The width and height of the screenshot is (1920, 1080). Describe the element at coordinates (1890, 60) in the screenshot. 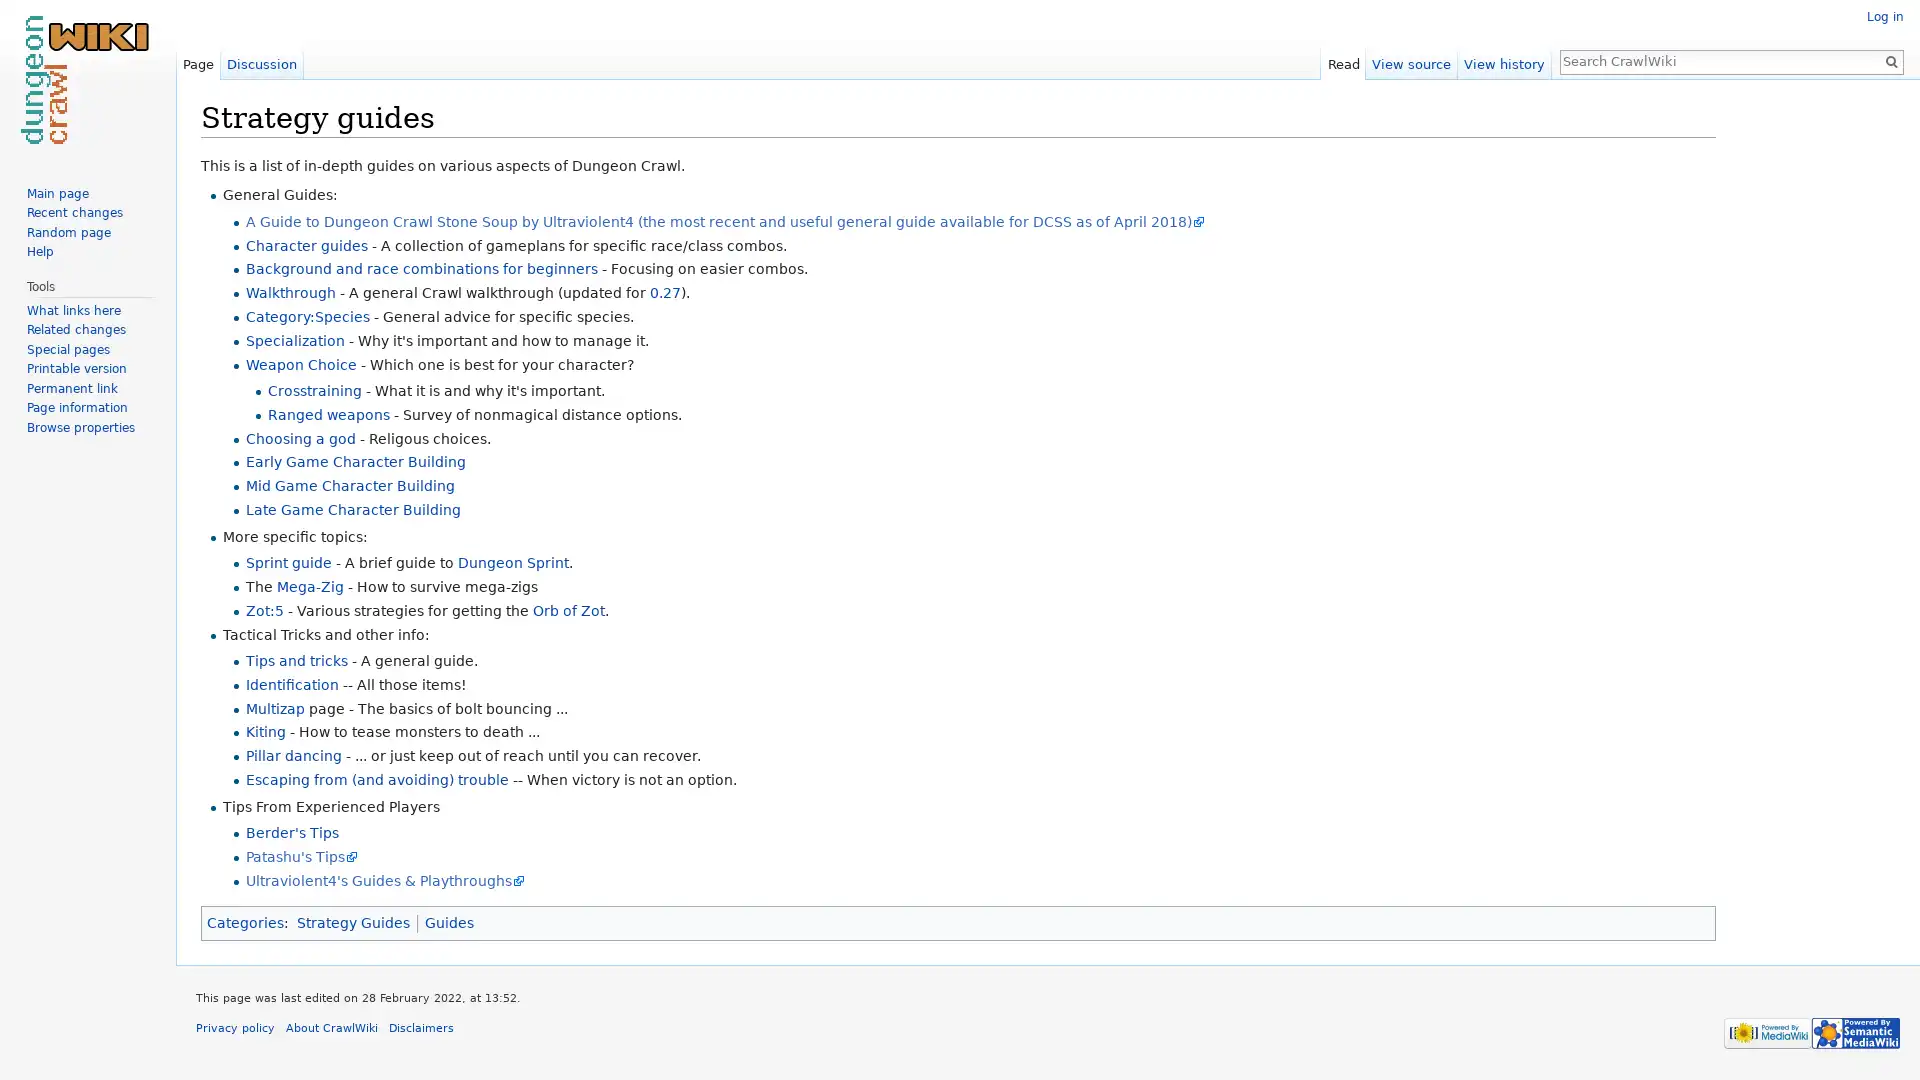

I see `Go` at that location.